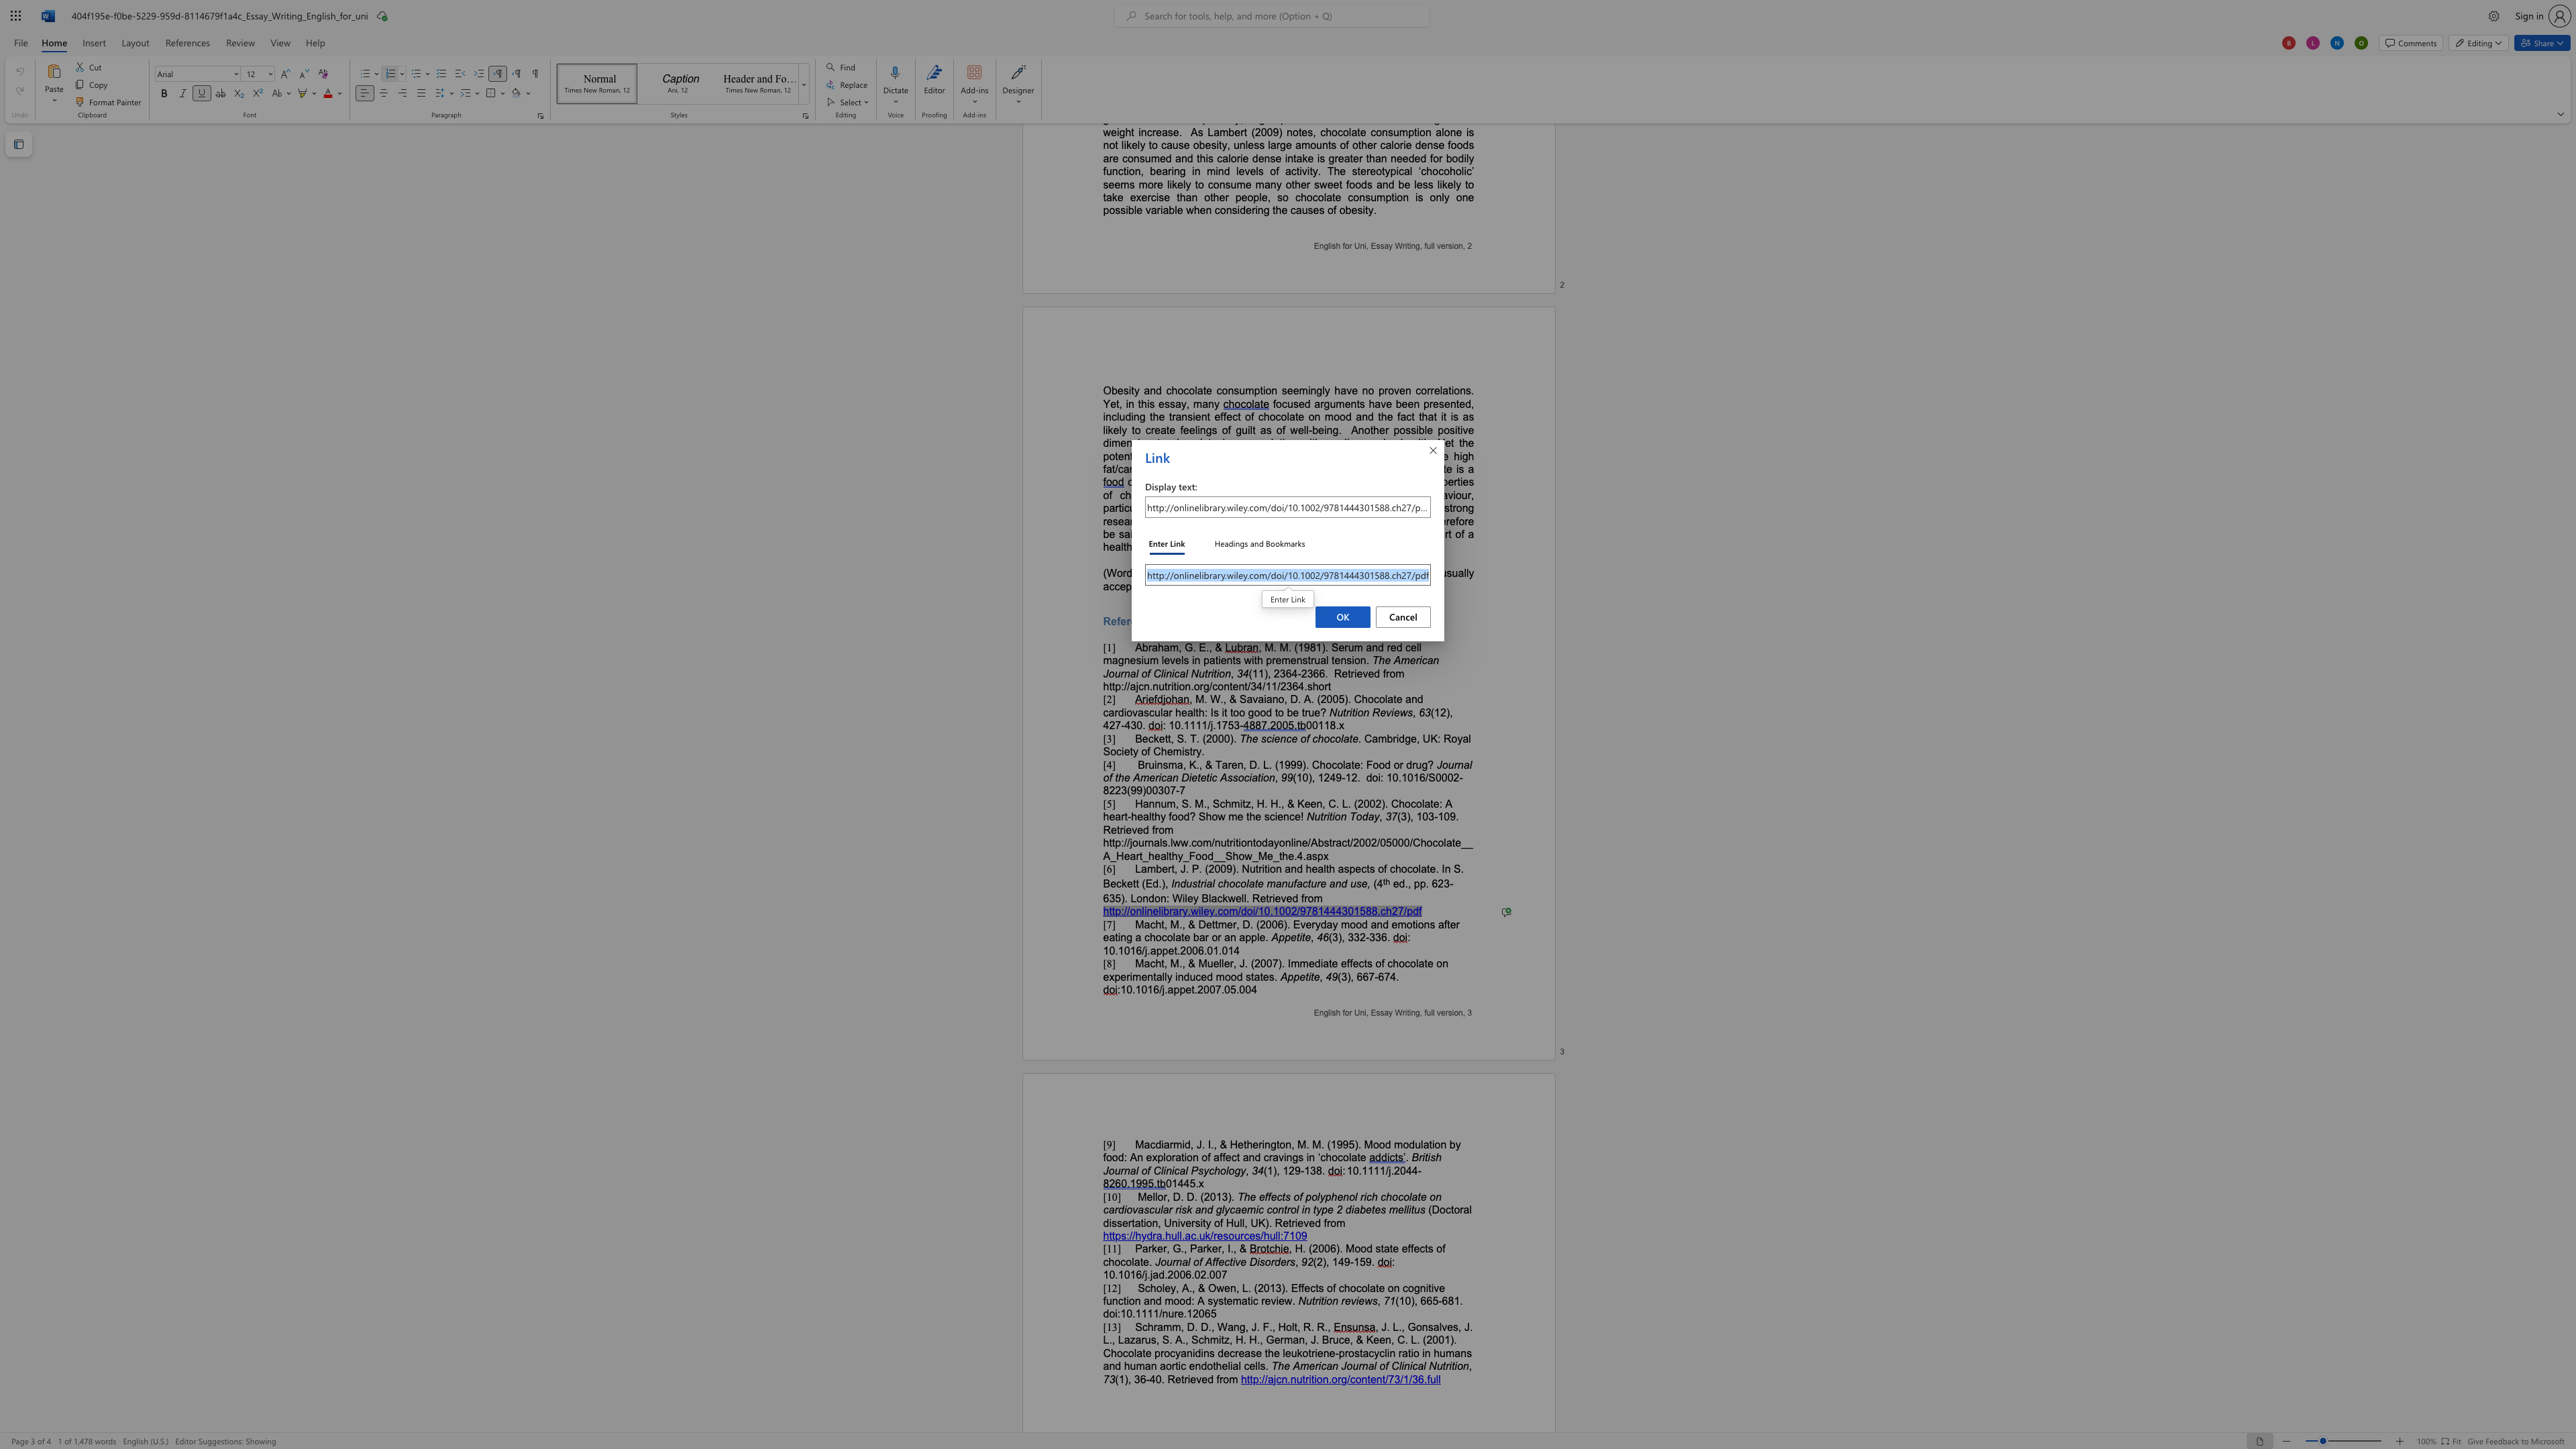  What do you see at coordinates (1297, 1210) in the screenshot?
I see `the 6th character "l" in the text` at bounding box center [1297, 1210].